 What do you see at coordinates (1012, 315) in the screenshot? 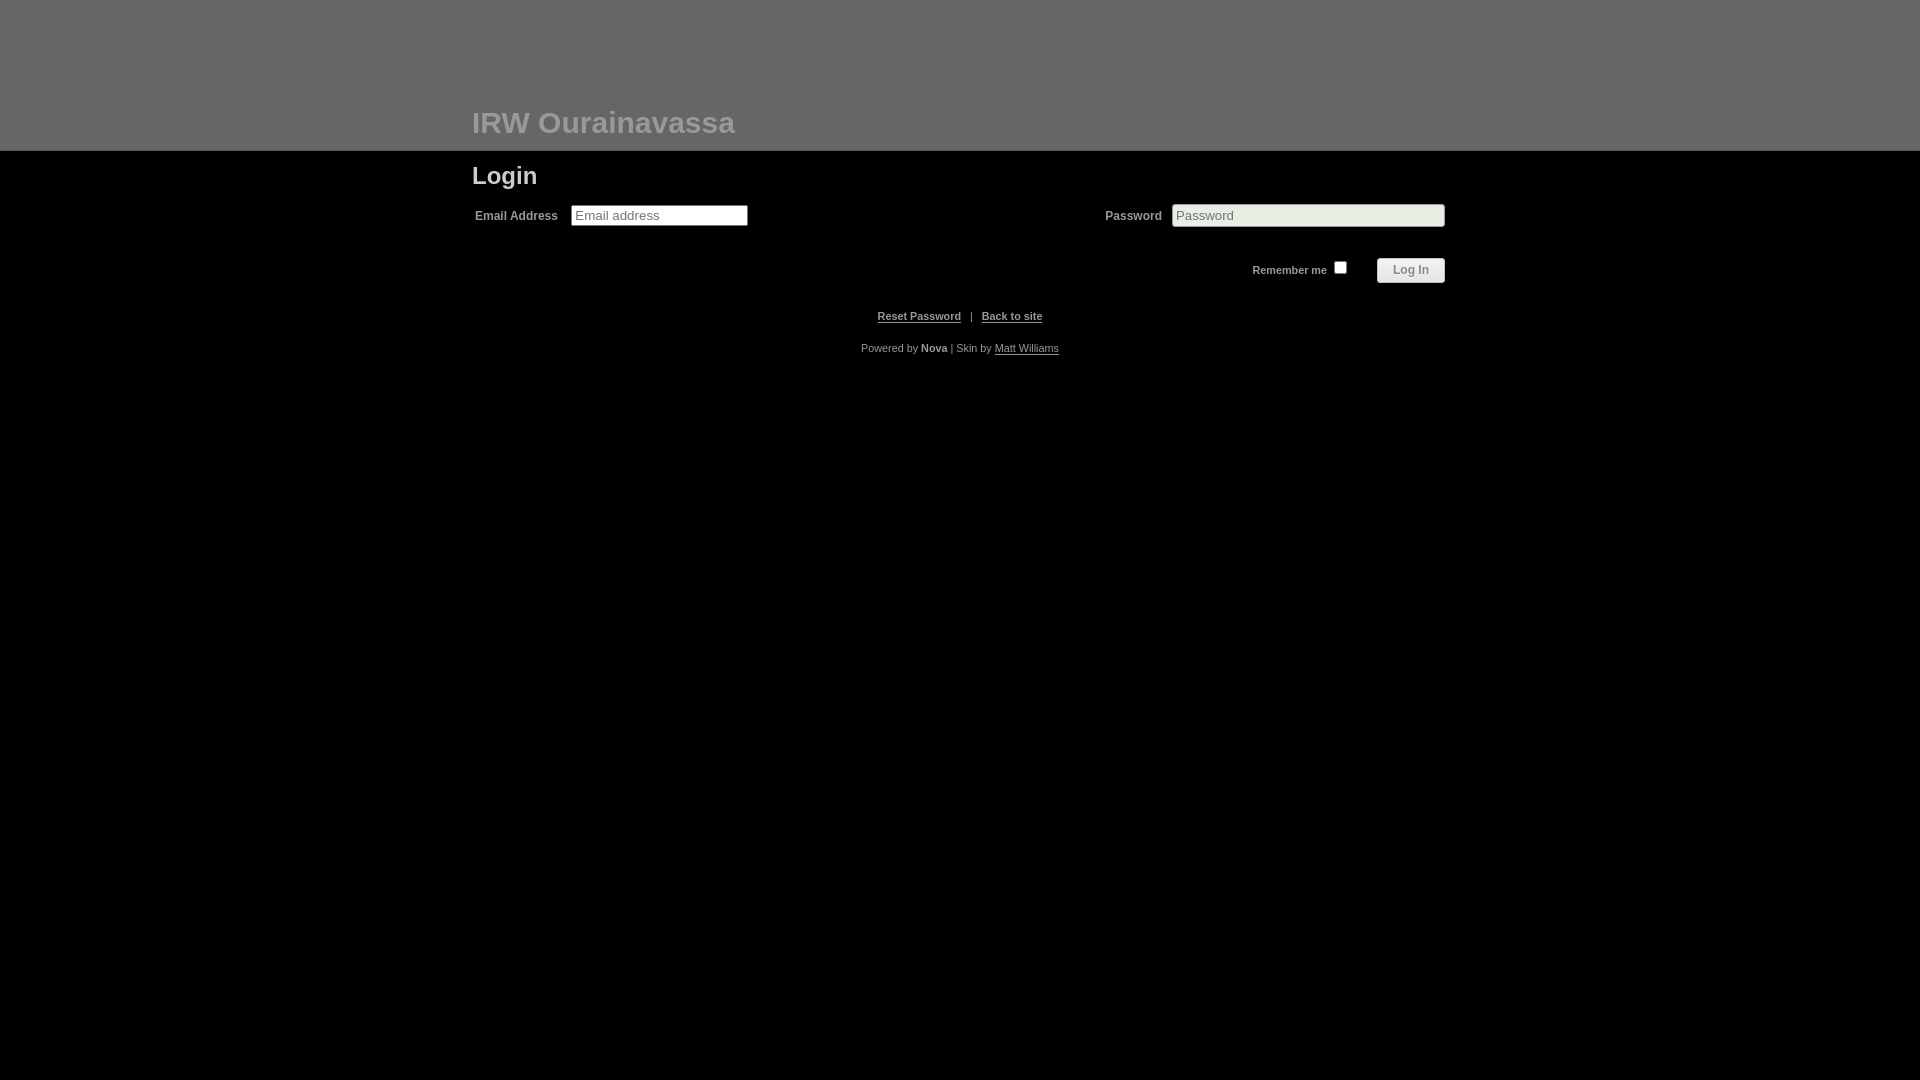
I see `'Back to site'` at bounding box center [1012, 315].